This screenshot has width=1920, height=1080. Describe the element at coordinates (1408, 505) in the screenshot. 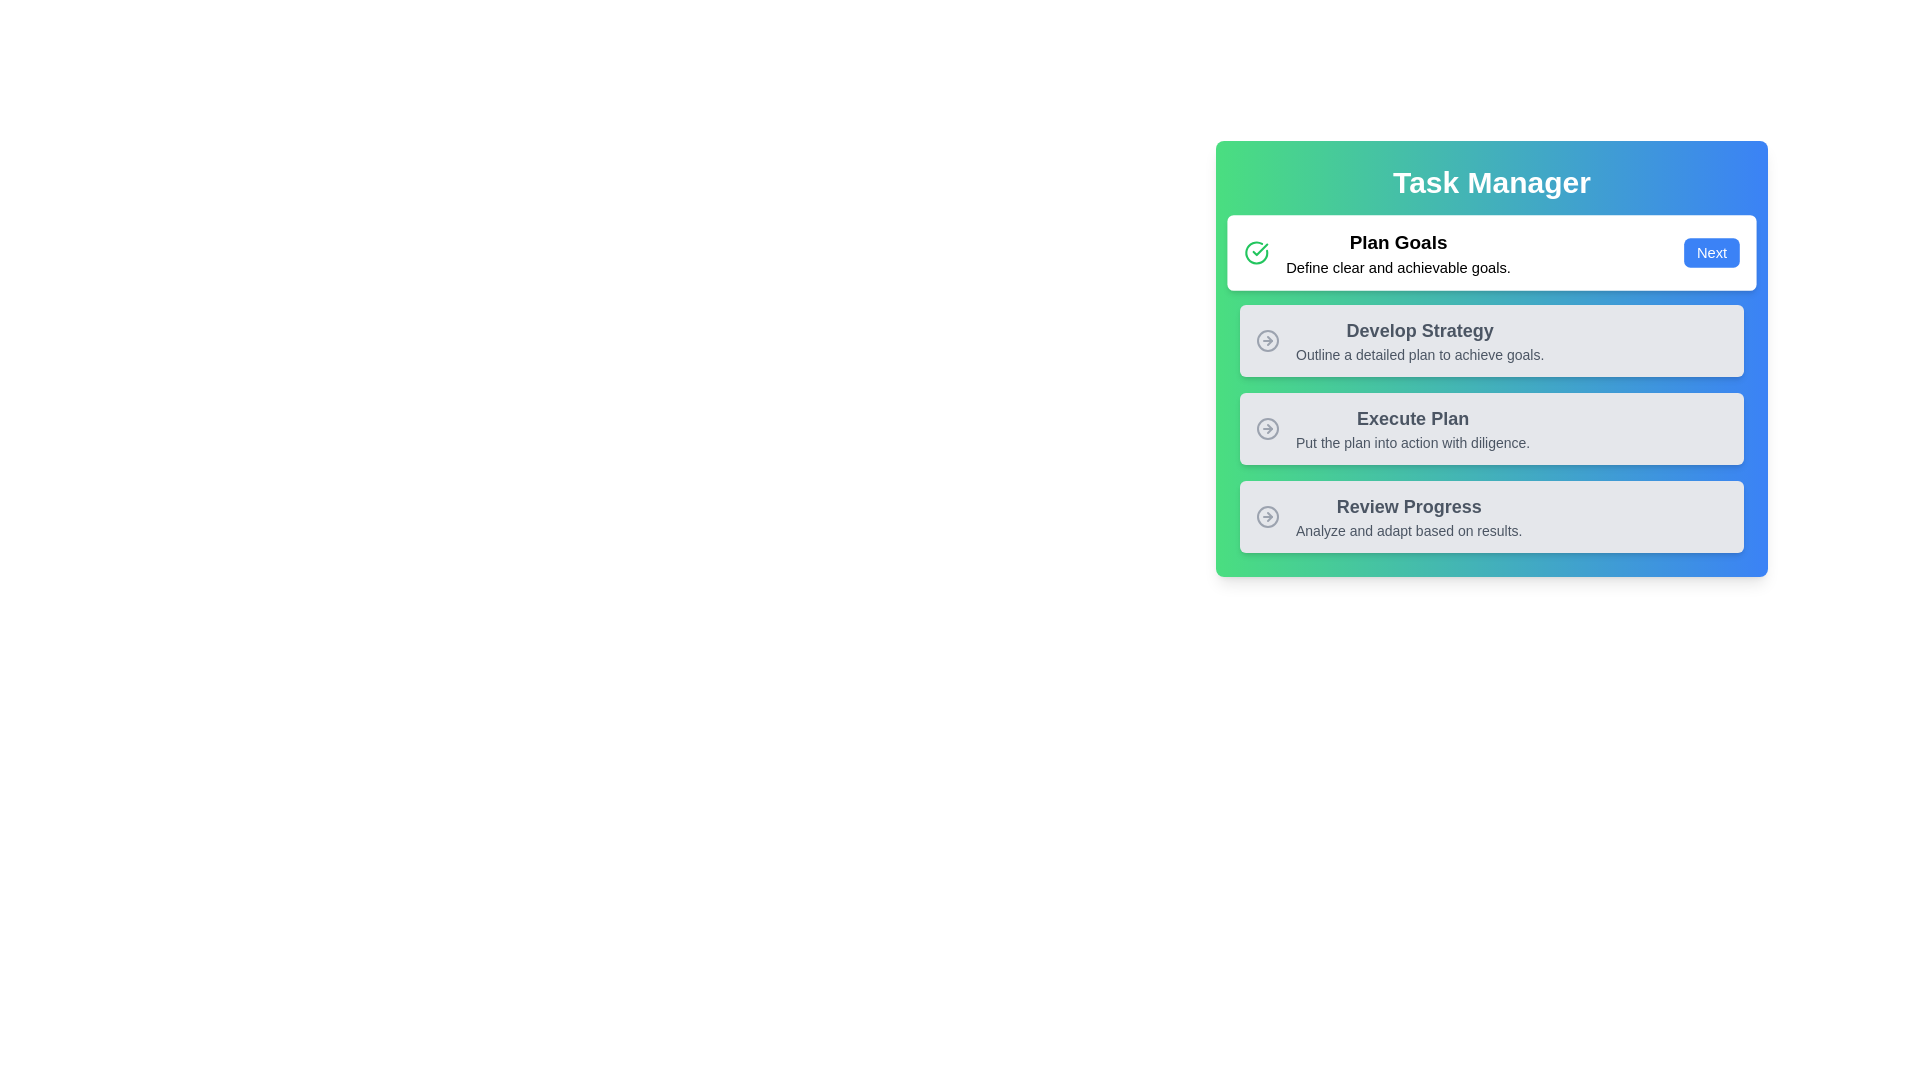

I see `the non-interactive text label serving as the header for the 'Review Progress' task, which is positioned inside the fourth task in a vertical list of tasks` at that location.